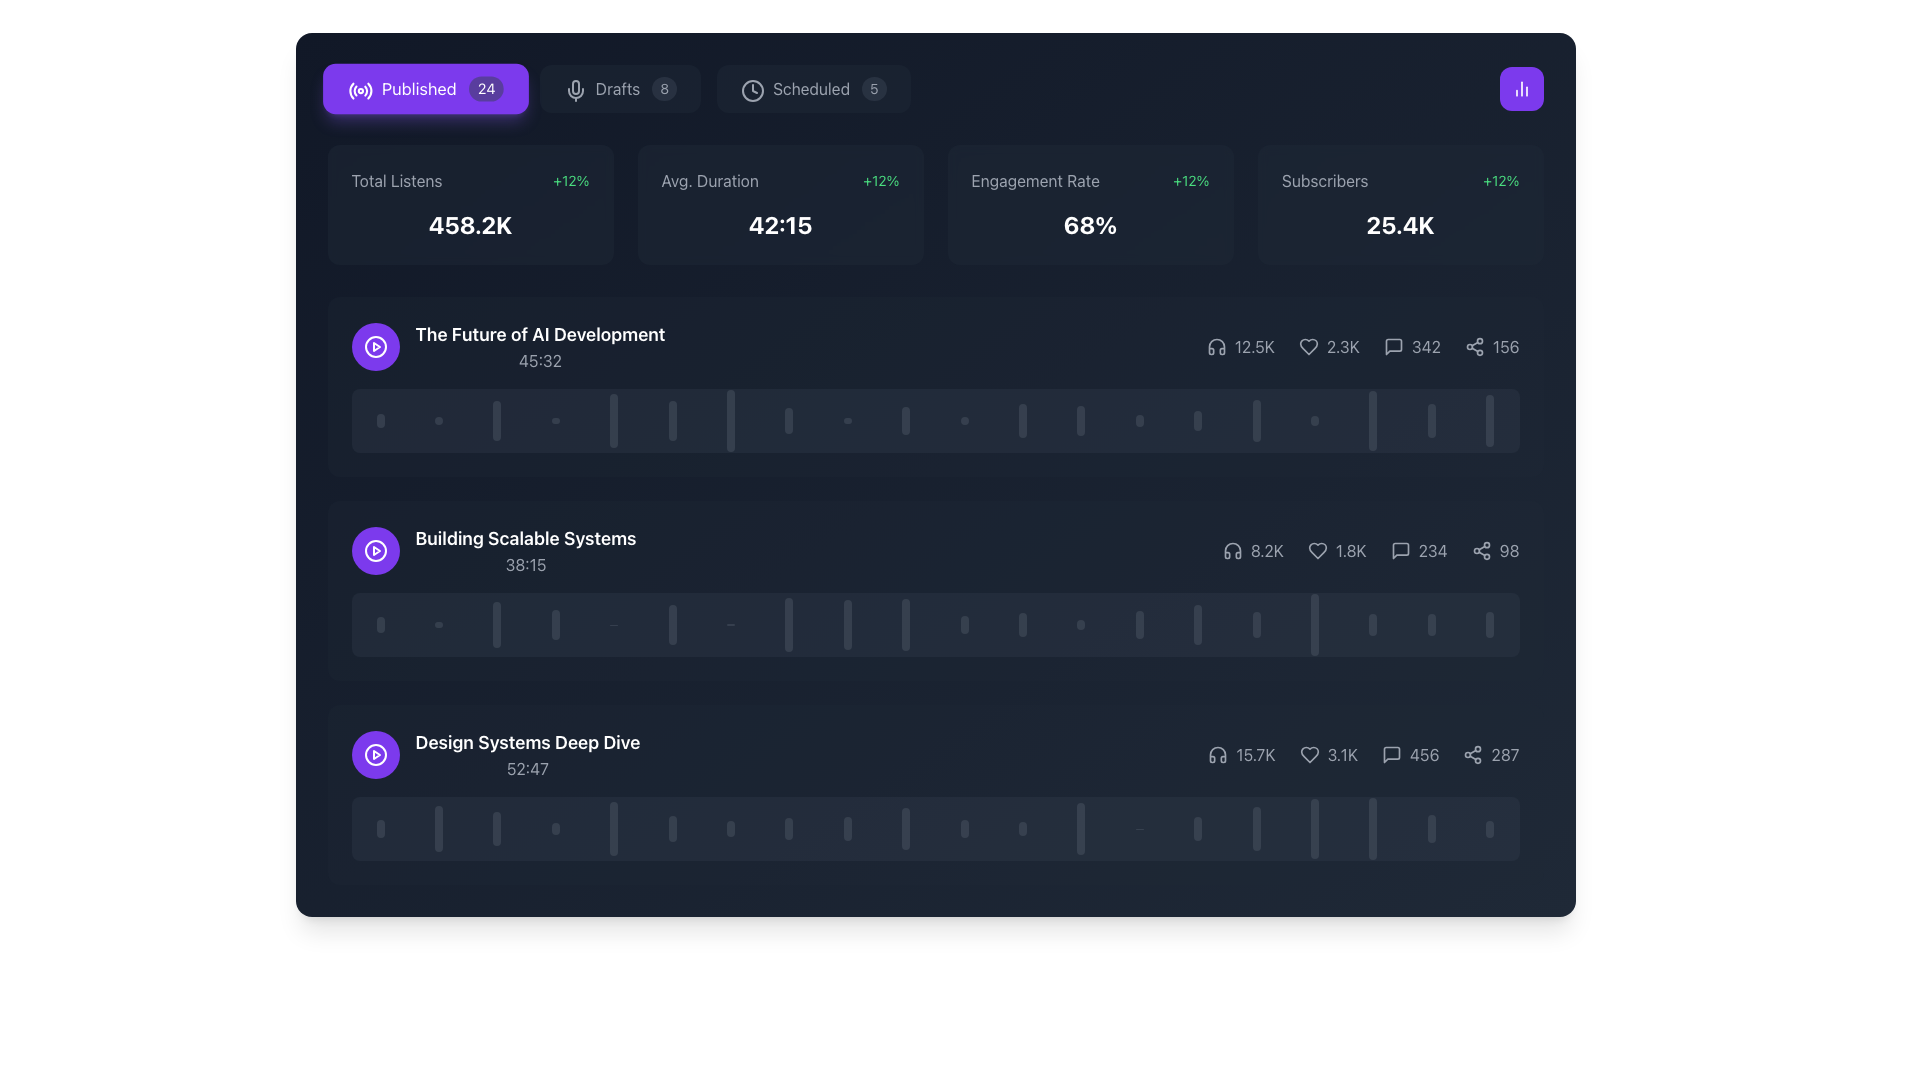 The image size is (1920, 1080). I want to click on gray-colored number text '287' displayed prominently in a light font weight, located next to a share icon on the far right side of the interface, so click(1505, 755).